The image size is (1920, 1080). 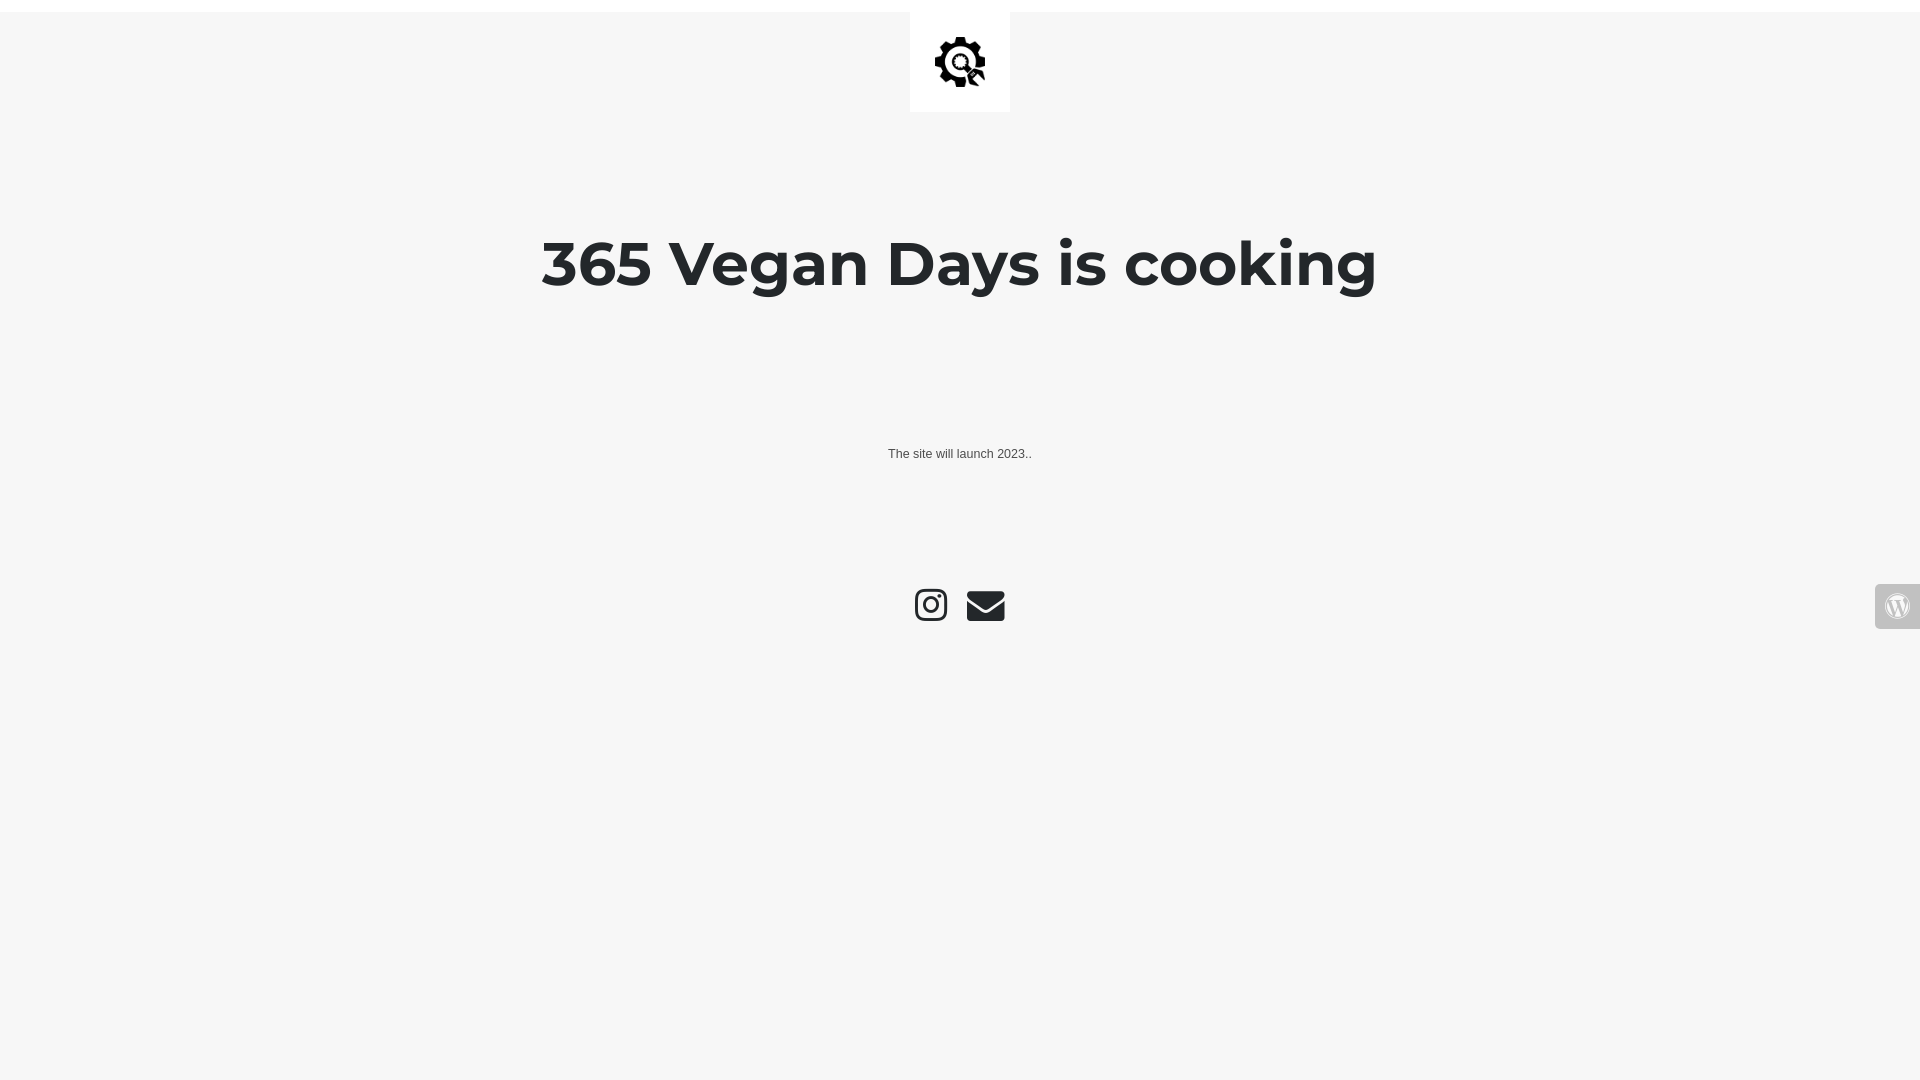 What do you see at coordinates (960, 60) in the screenshot?
I see `'Site is Under Construction'` at bounding box center [960, 60].